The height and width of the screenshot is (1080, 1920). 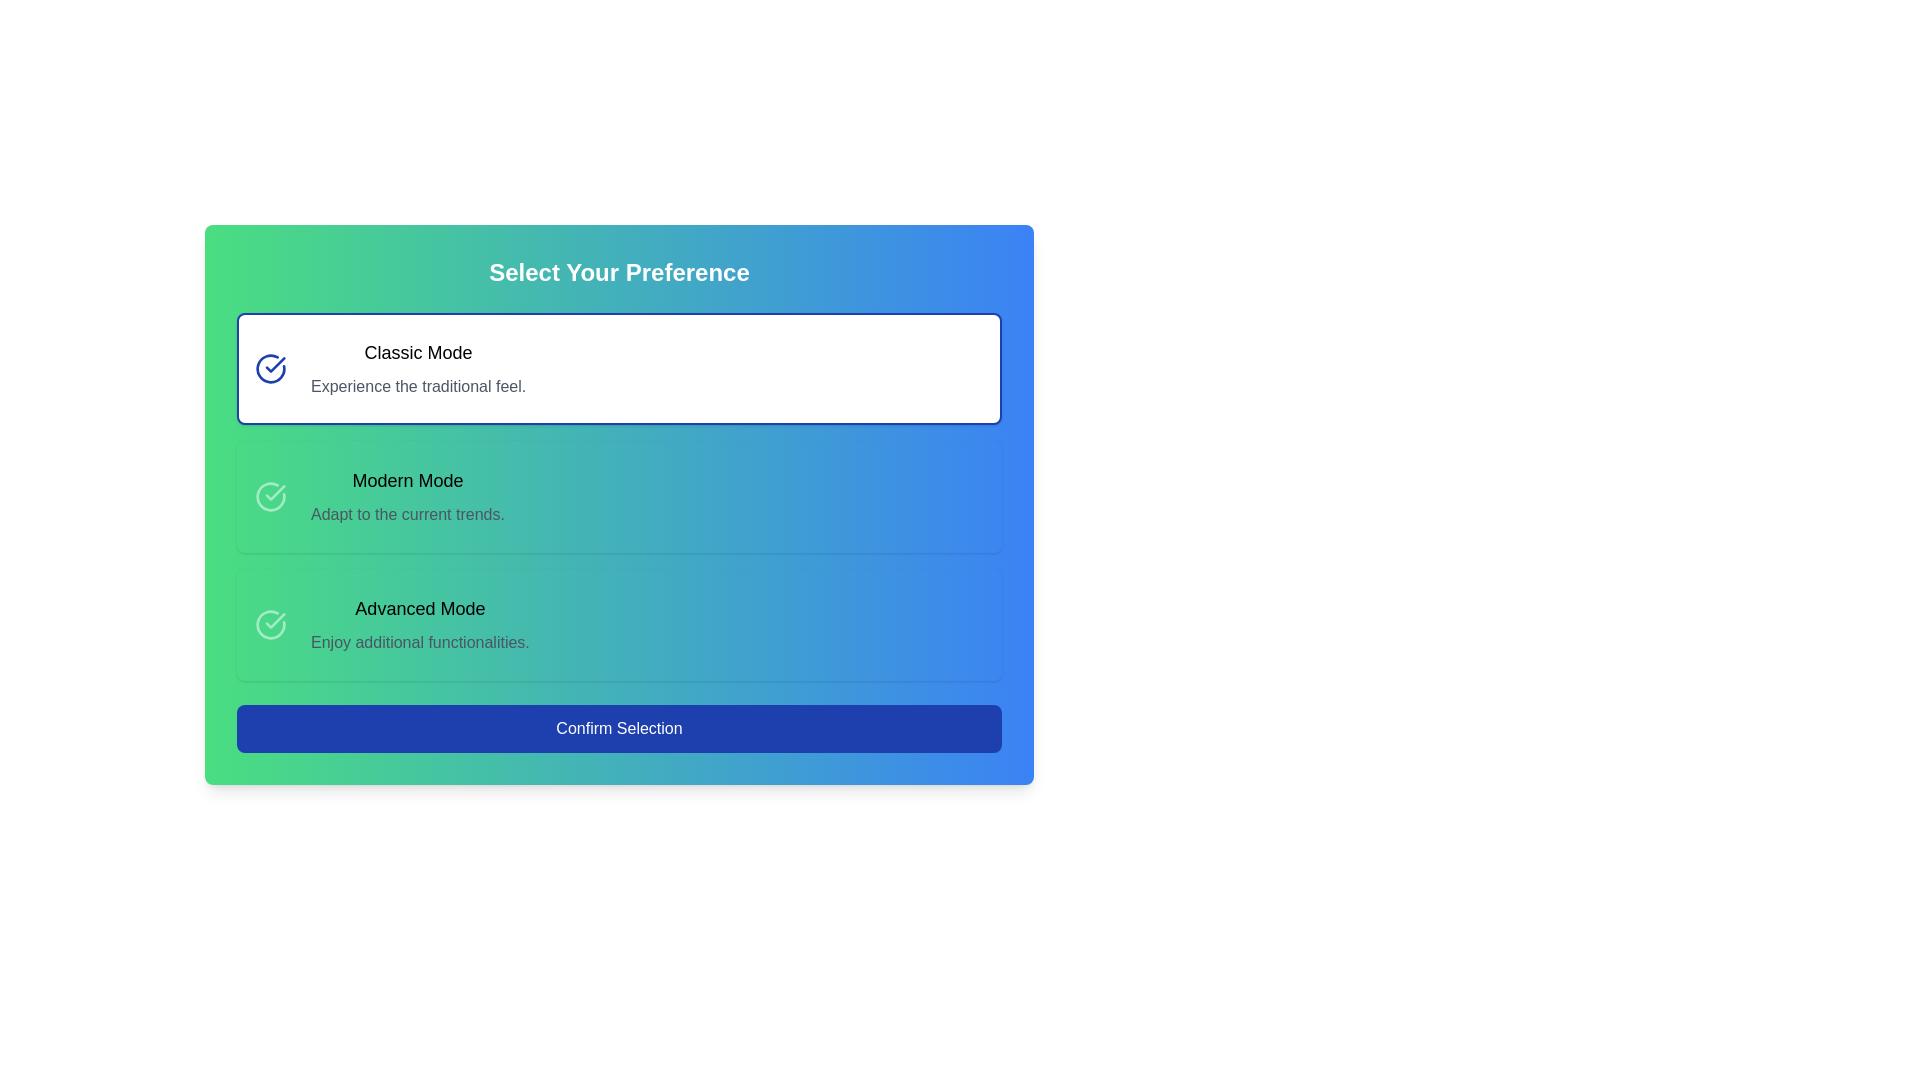 What do you see at coordinates (407, 496) in the screenshot?
I see `displayed text in the 'Modern Mode' Text Block, which consists of the title 'Modern Mode' and the description 'Adapt to the current trends.'` at bounding box center [407, 496].